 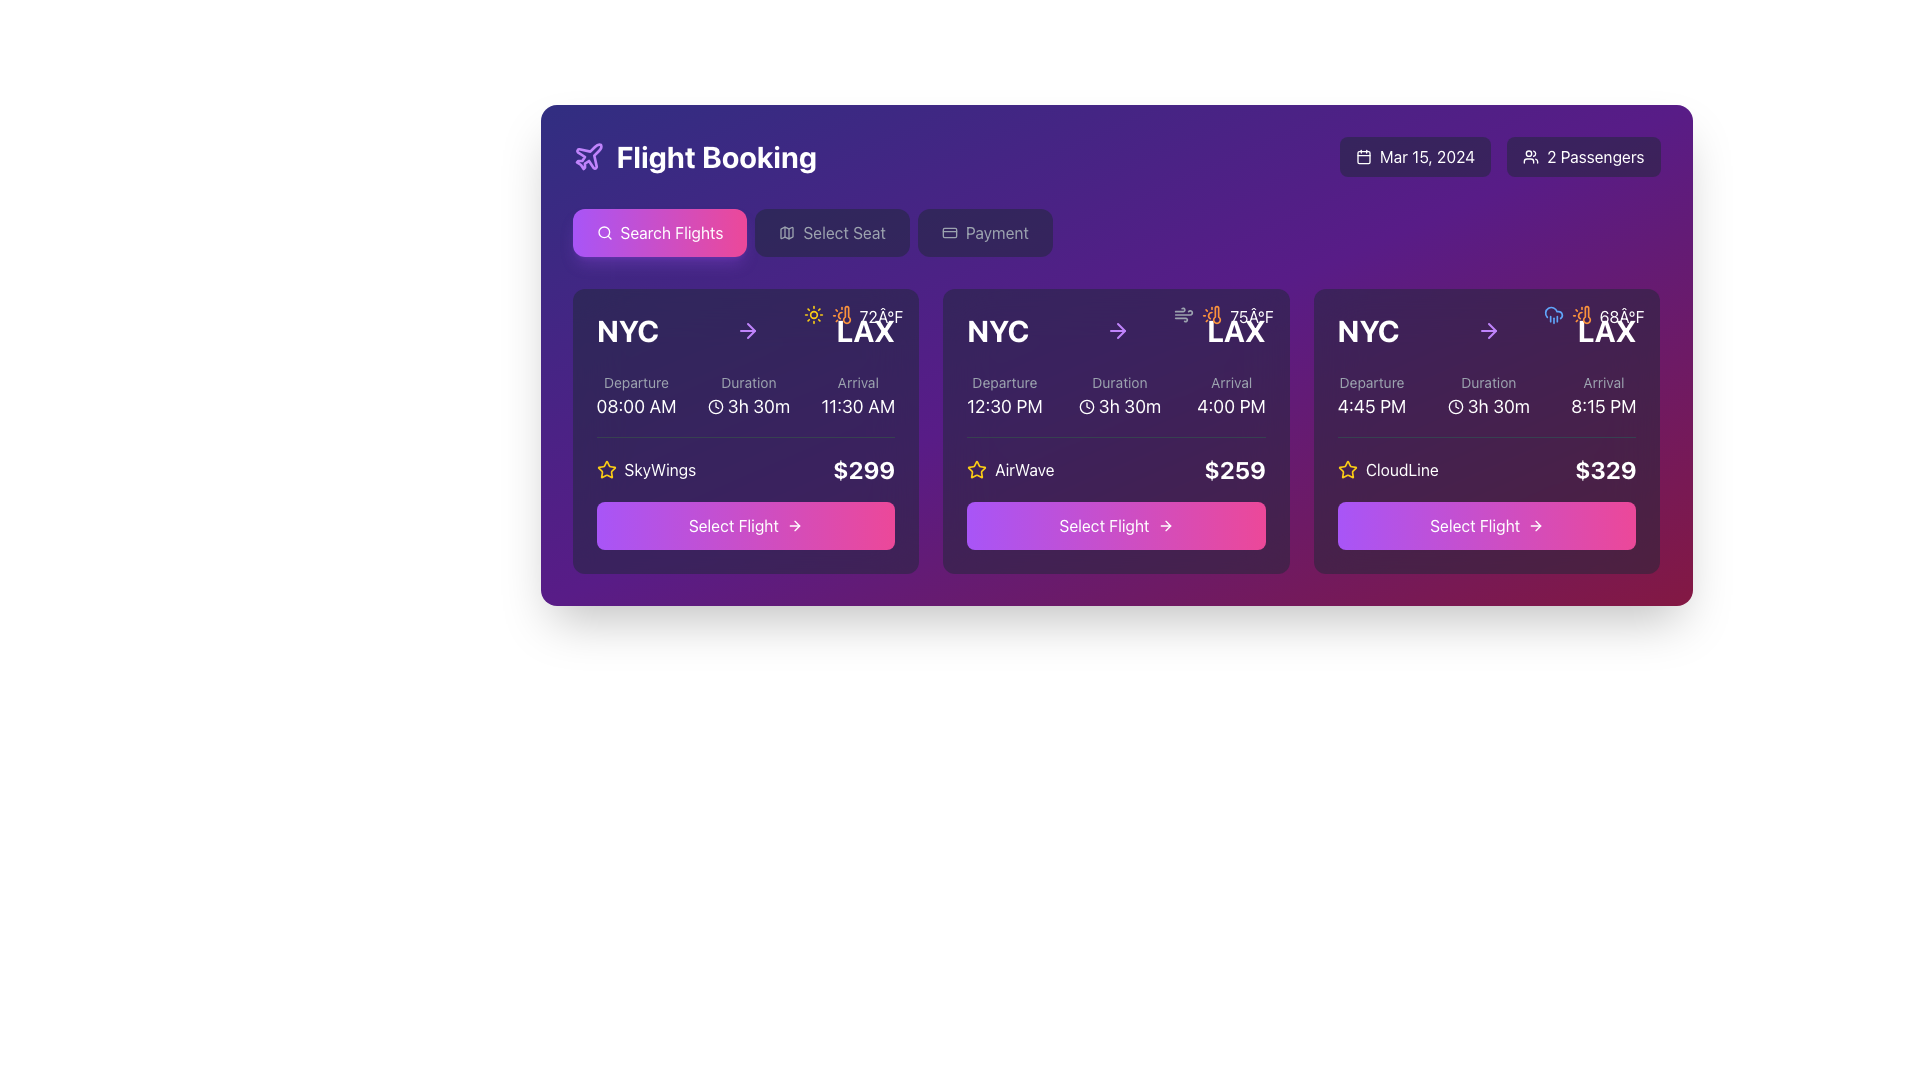 I want to click on displayed time '4:45 PM' from the Text Label located in the last flight details card under the 'Departure' label, so click(x=1371, y=406).